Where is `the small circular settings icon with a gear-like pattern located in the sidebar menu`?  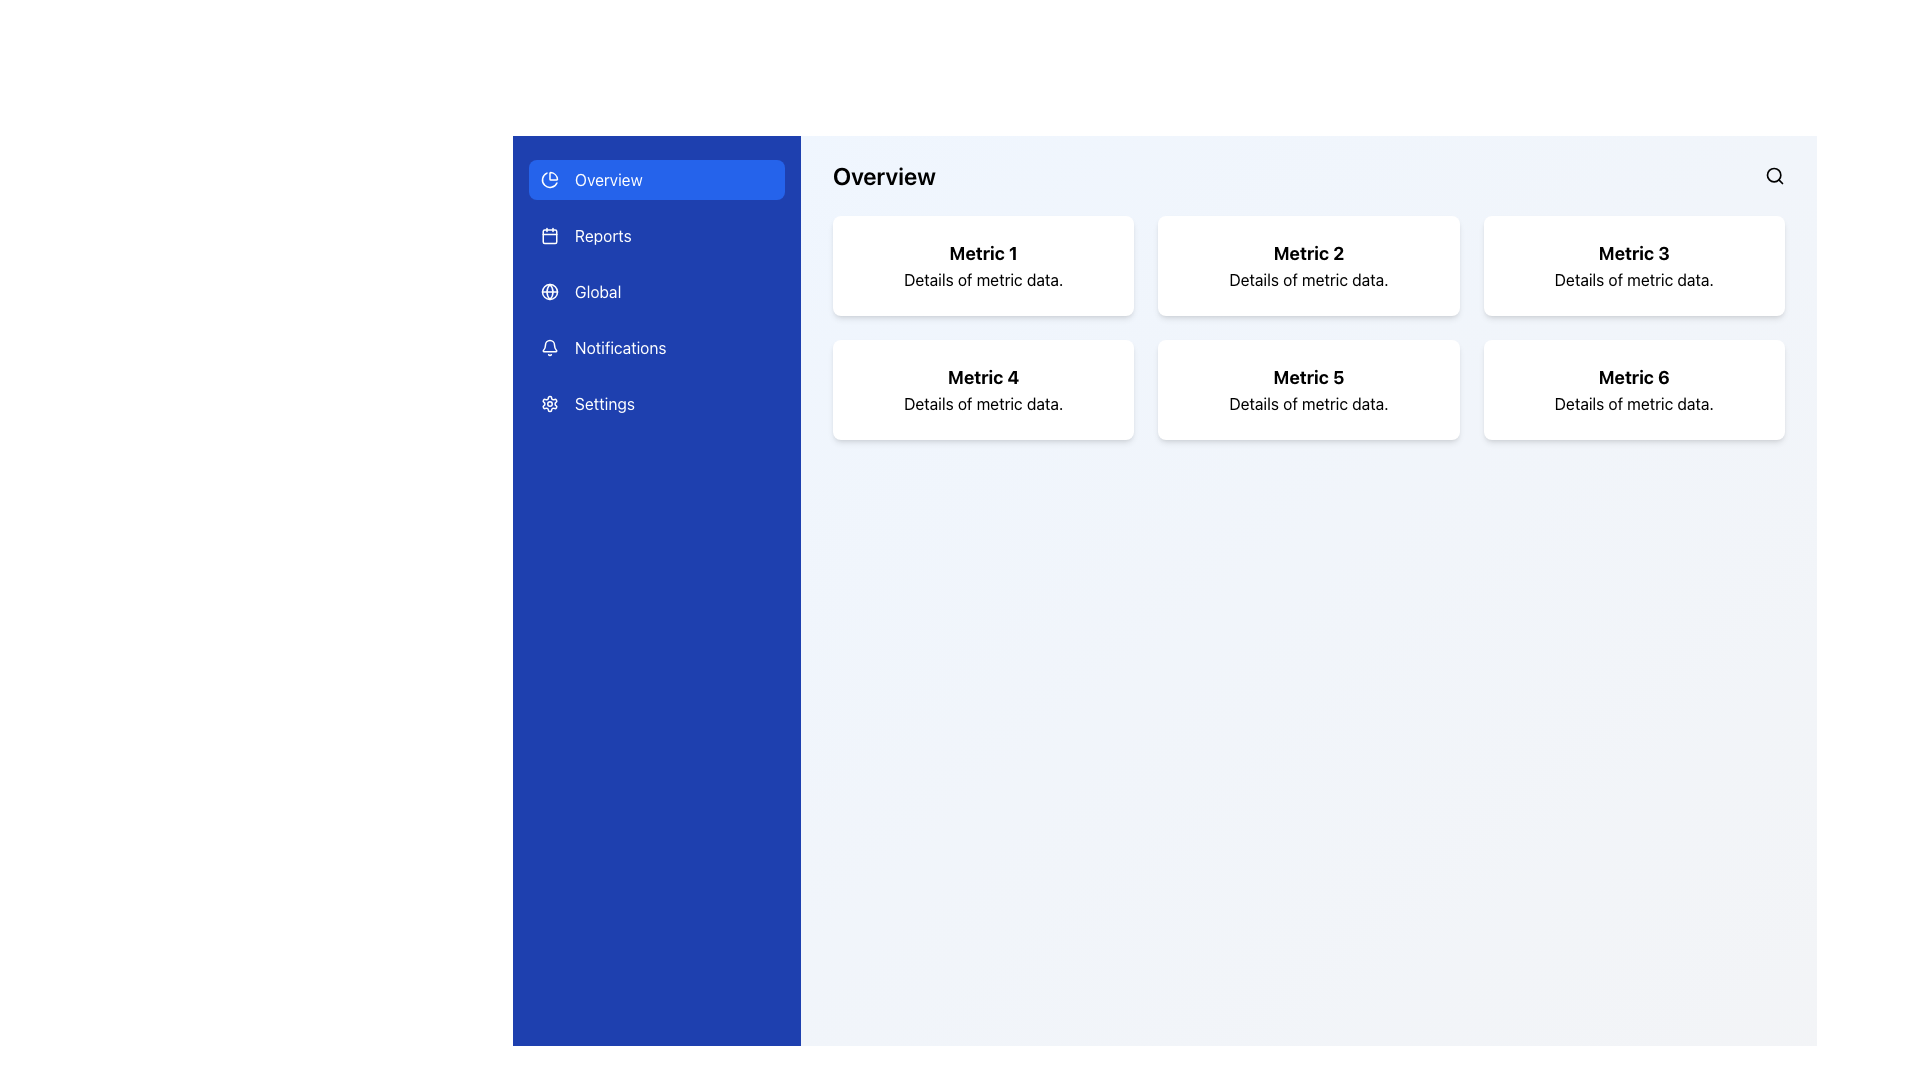 the small circular settings icon with a gear-like pattern located in the sidebar menu is located at coordinates (550, 404).